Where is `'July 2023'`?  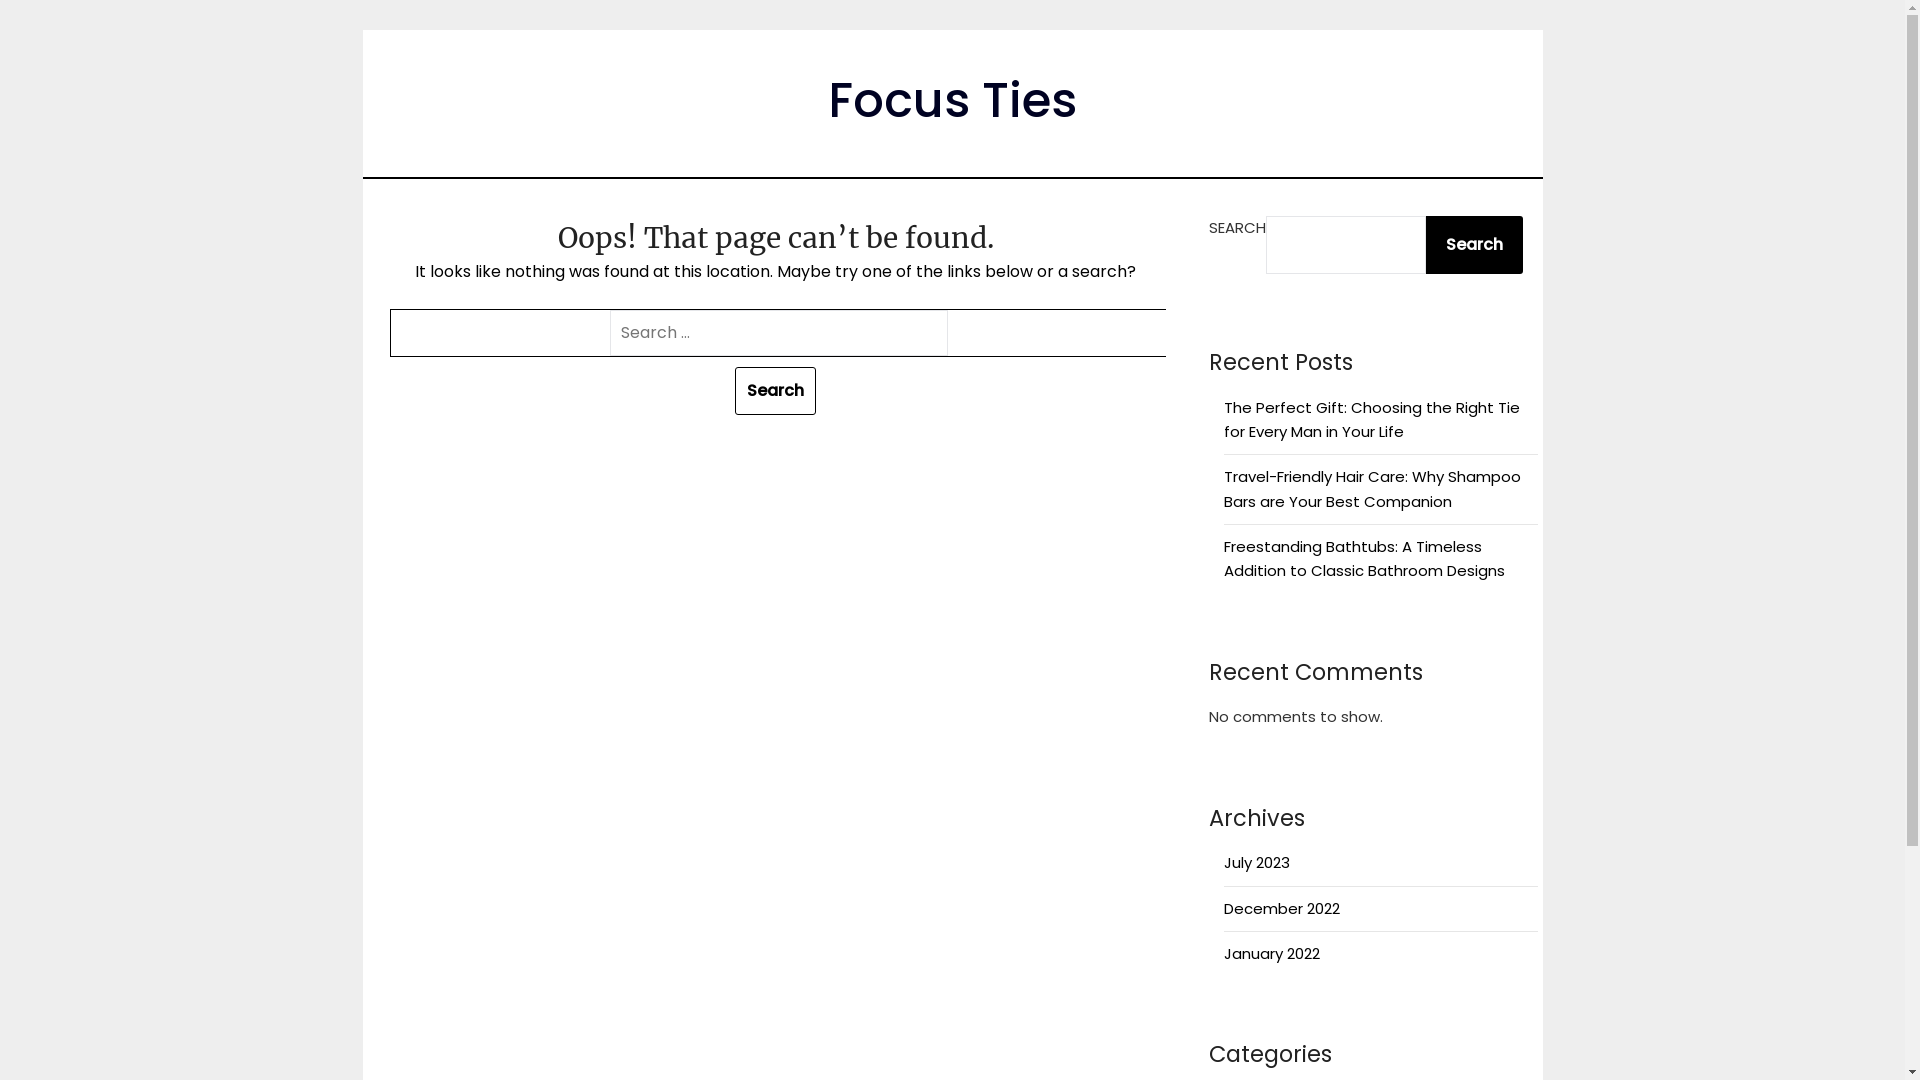 'July 2023' is located at coordinates (1256, 861).